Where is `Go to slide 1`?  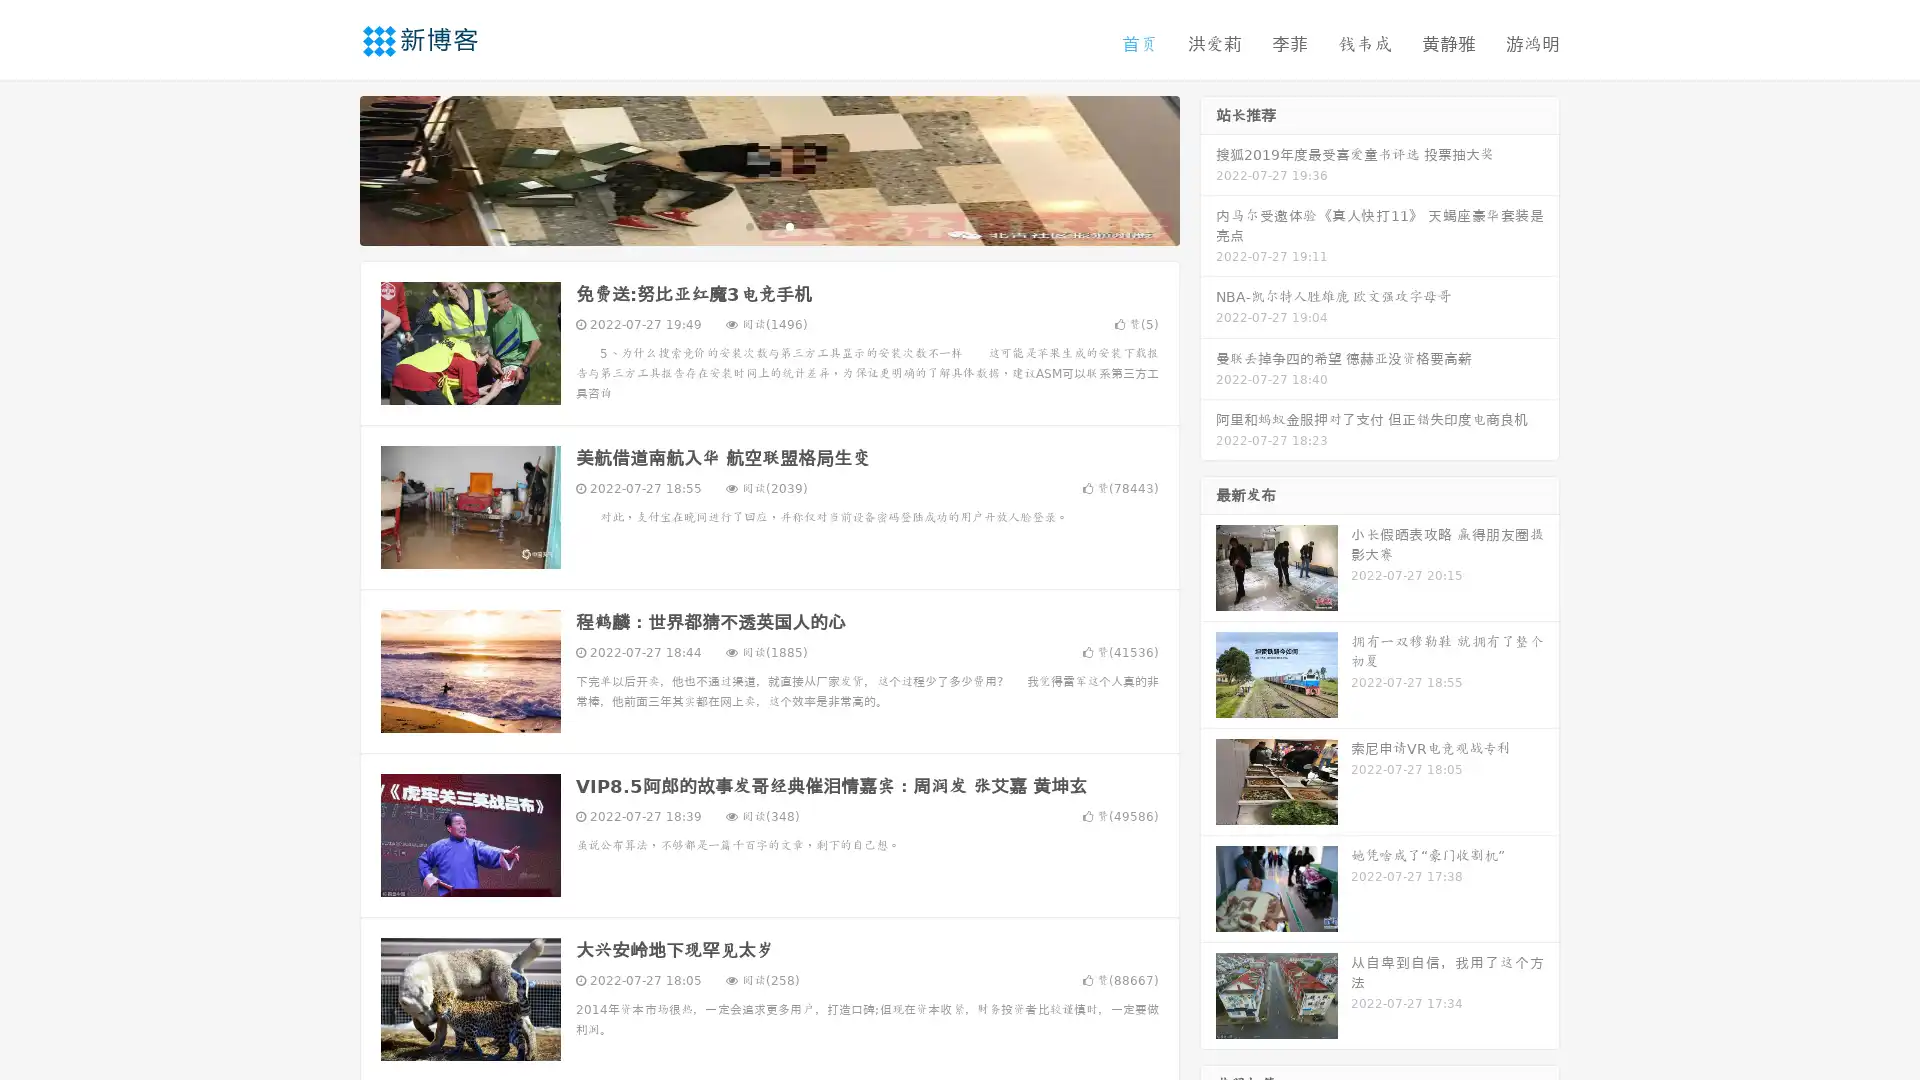 Go to slide 1 is located at coordinates (748, 225).